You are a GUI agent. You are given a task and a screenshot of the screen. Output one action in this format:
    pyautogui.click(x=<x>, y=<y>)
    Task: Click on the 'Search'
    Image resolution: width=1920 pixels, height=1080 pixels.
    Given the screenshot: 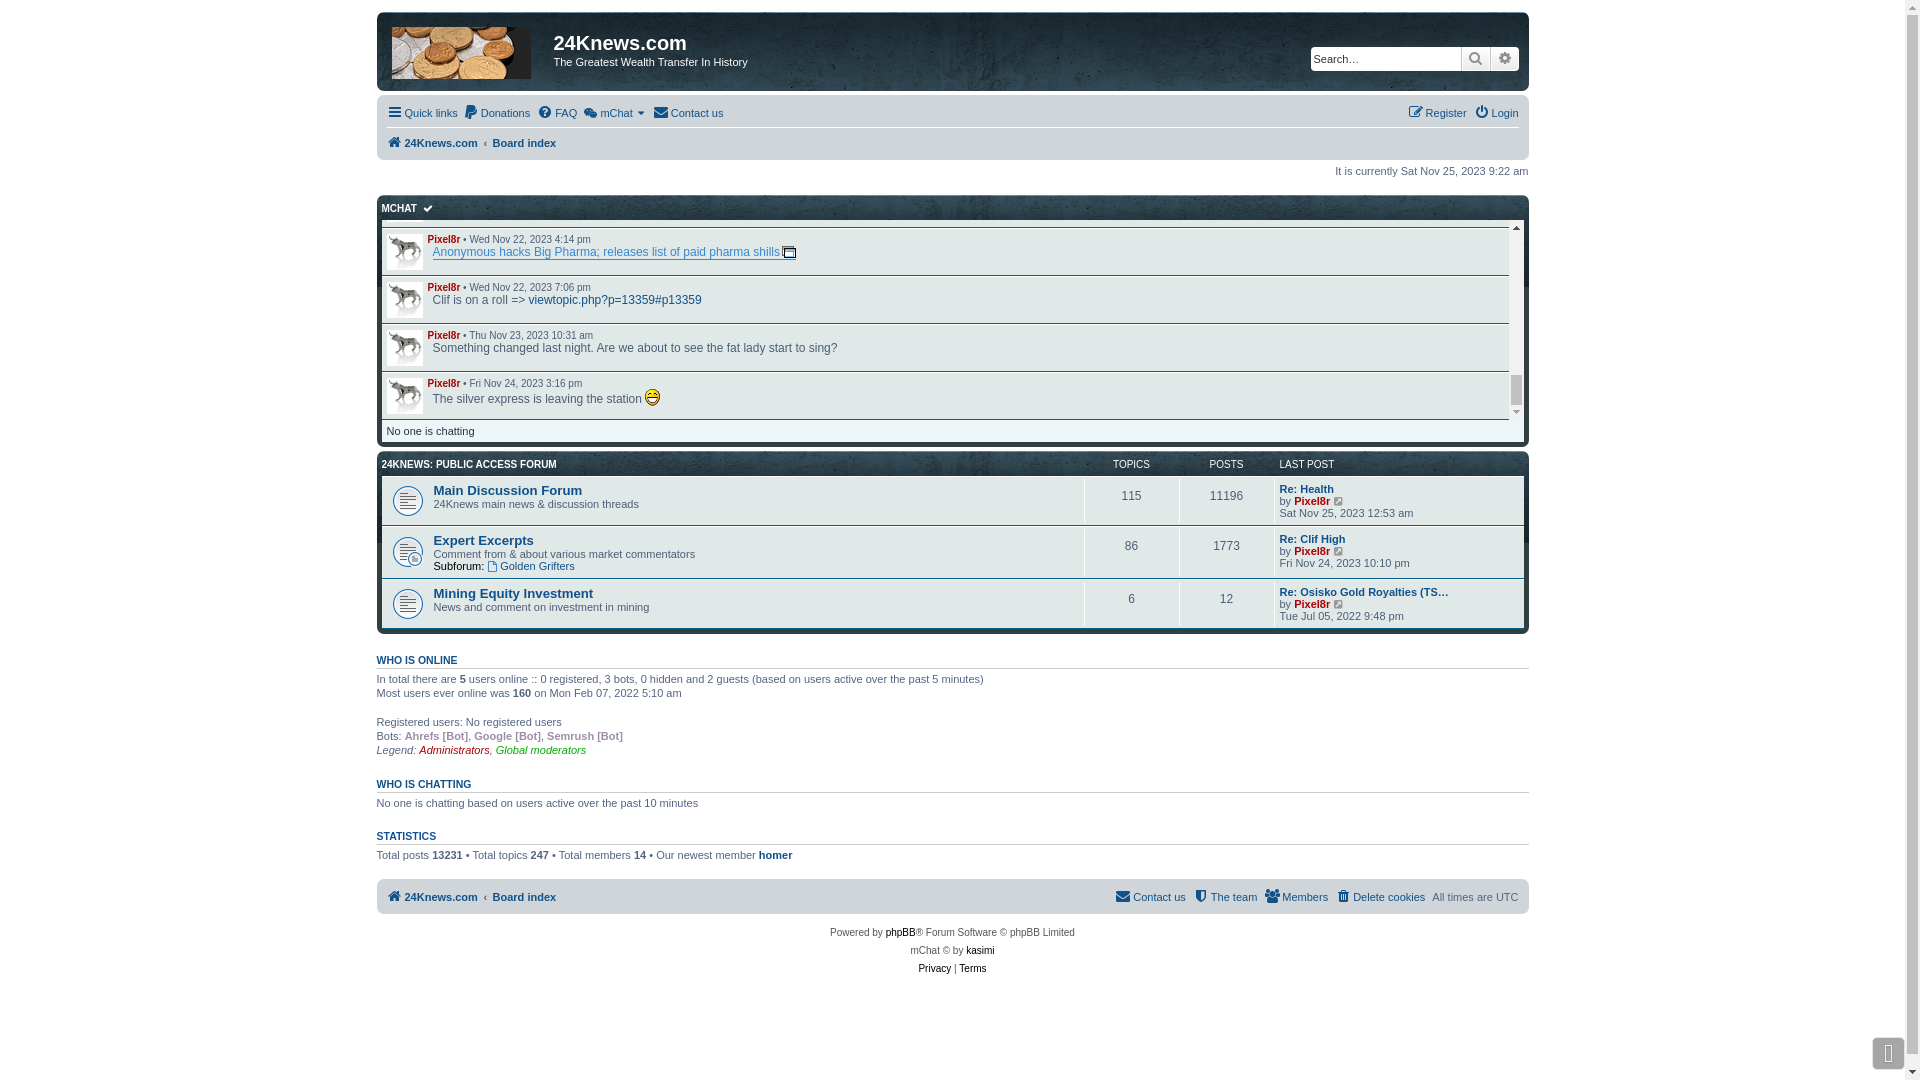 What is the action you would take?
    pyautogui.click(x=1459, y=57)
    